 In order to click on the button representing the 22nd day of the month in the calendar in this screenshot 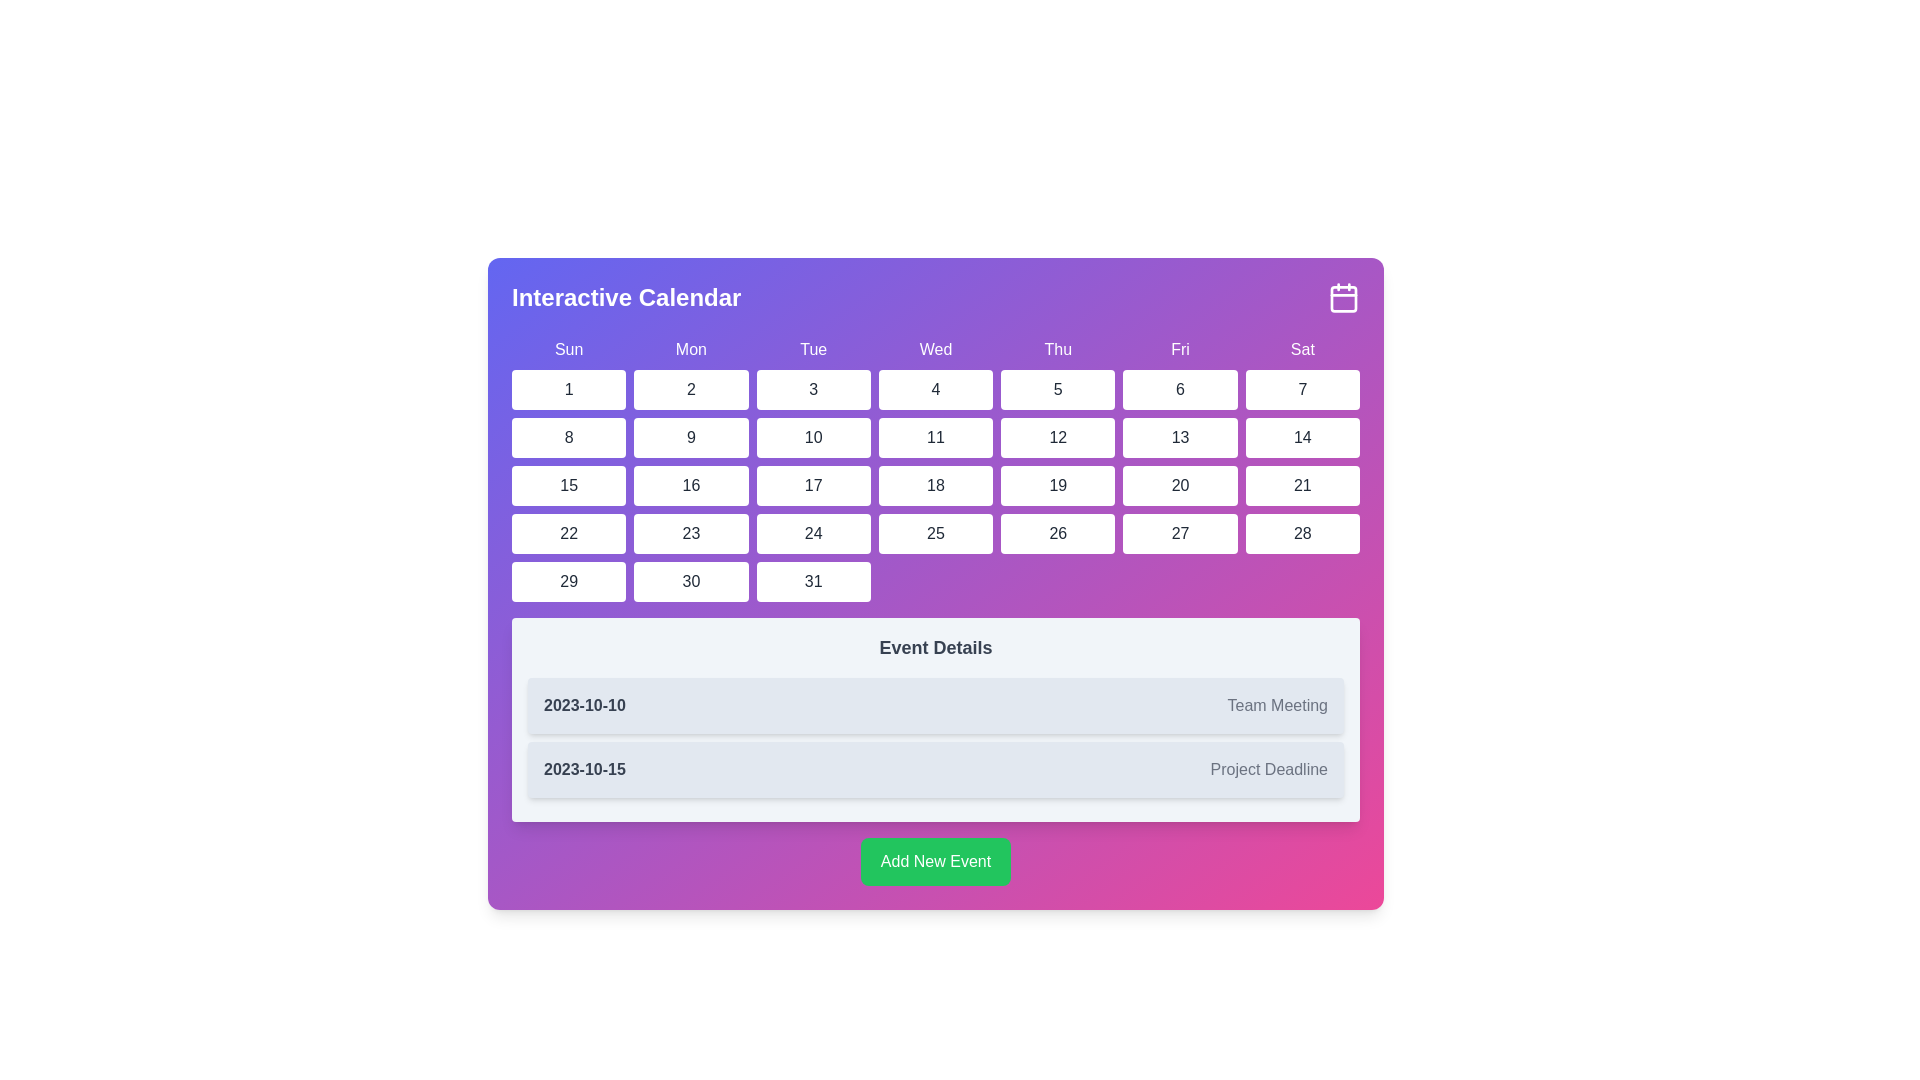, I will do `click(568, 532)`.